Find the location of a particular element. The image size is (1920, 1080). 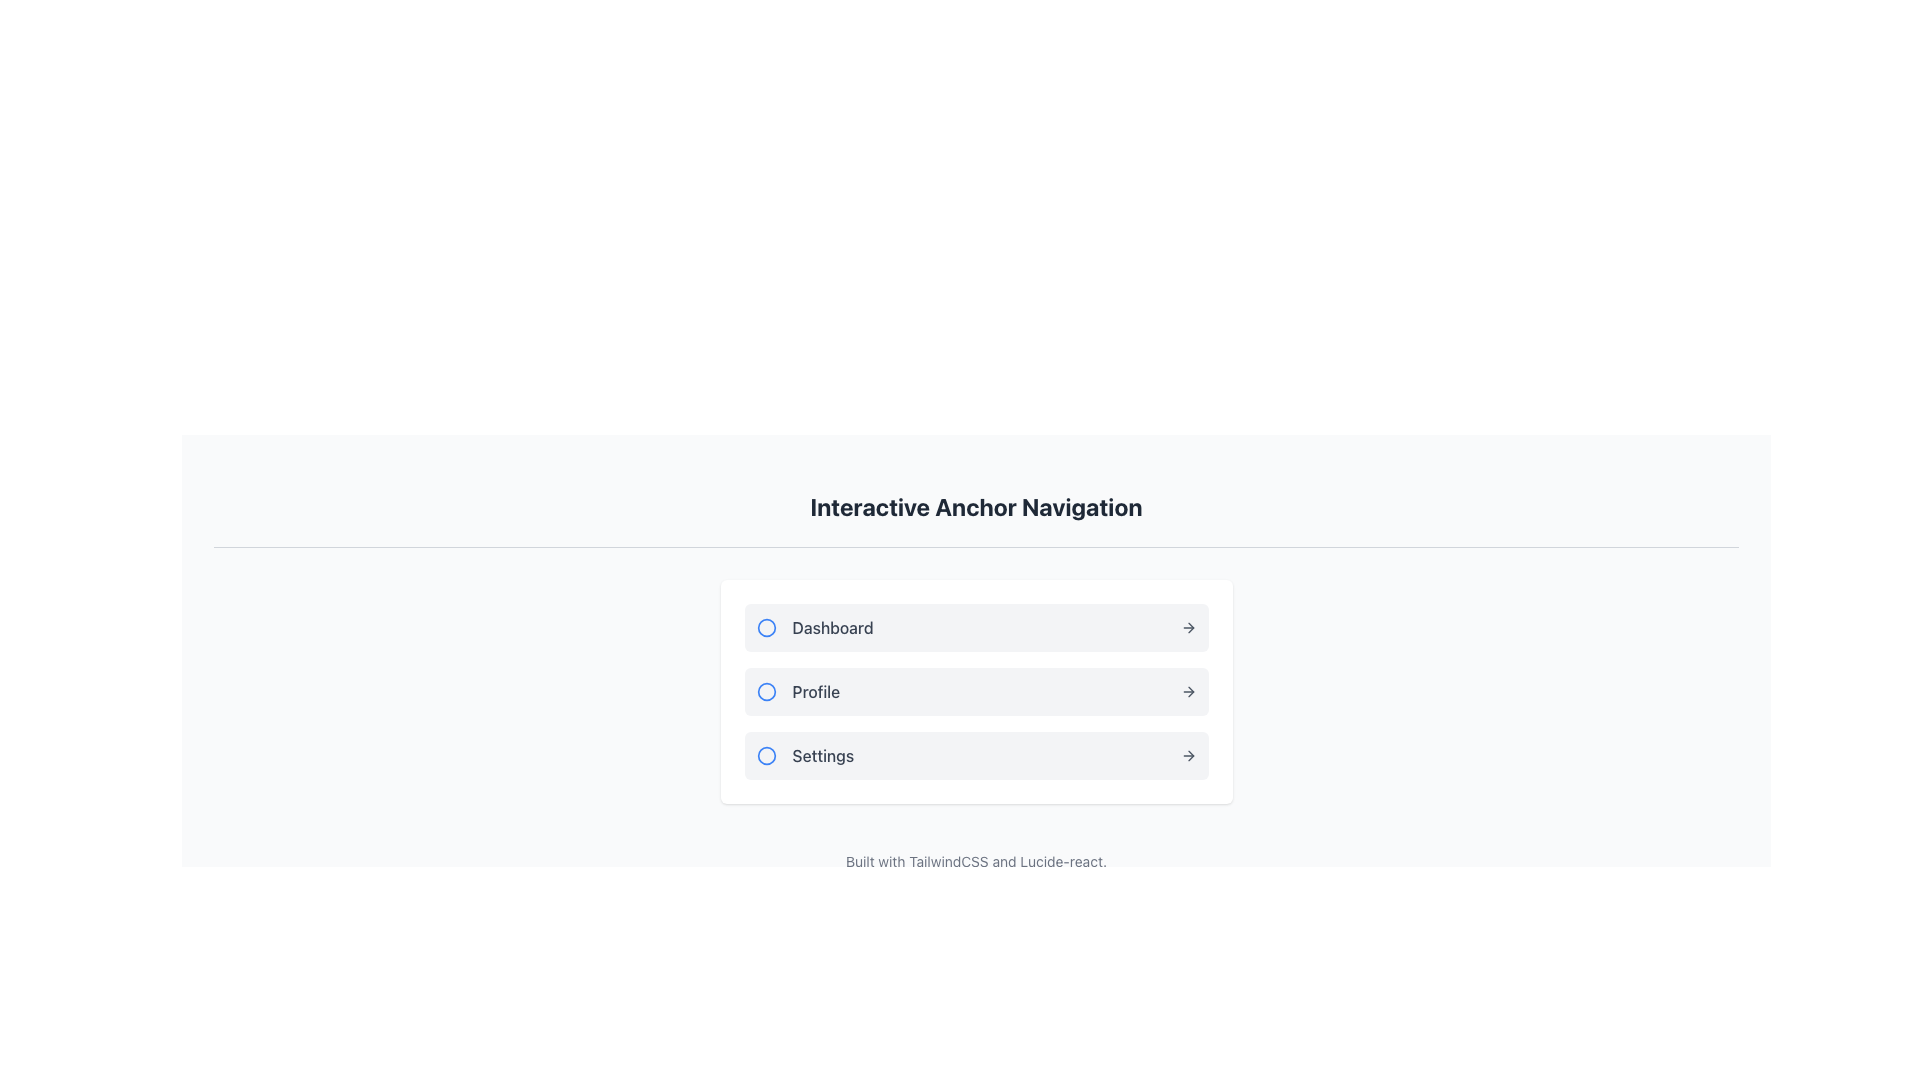

the forward navigation arrow icon located at the far-right side of the 'Settings' button to confirm the selection of the 'Settings' option is located at coordinates (1188, 756).